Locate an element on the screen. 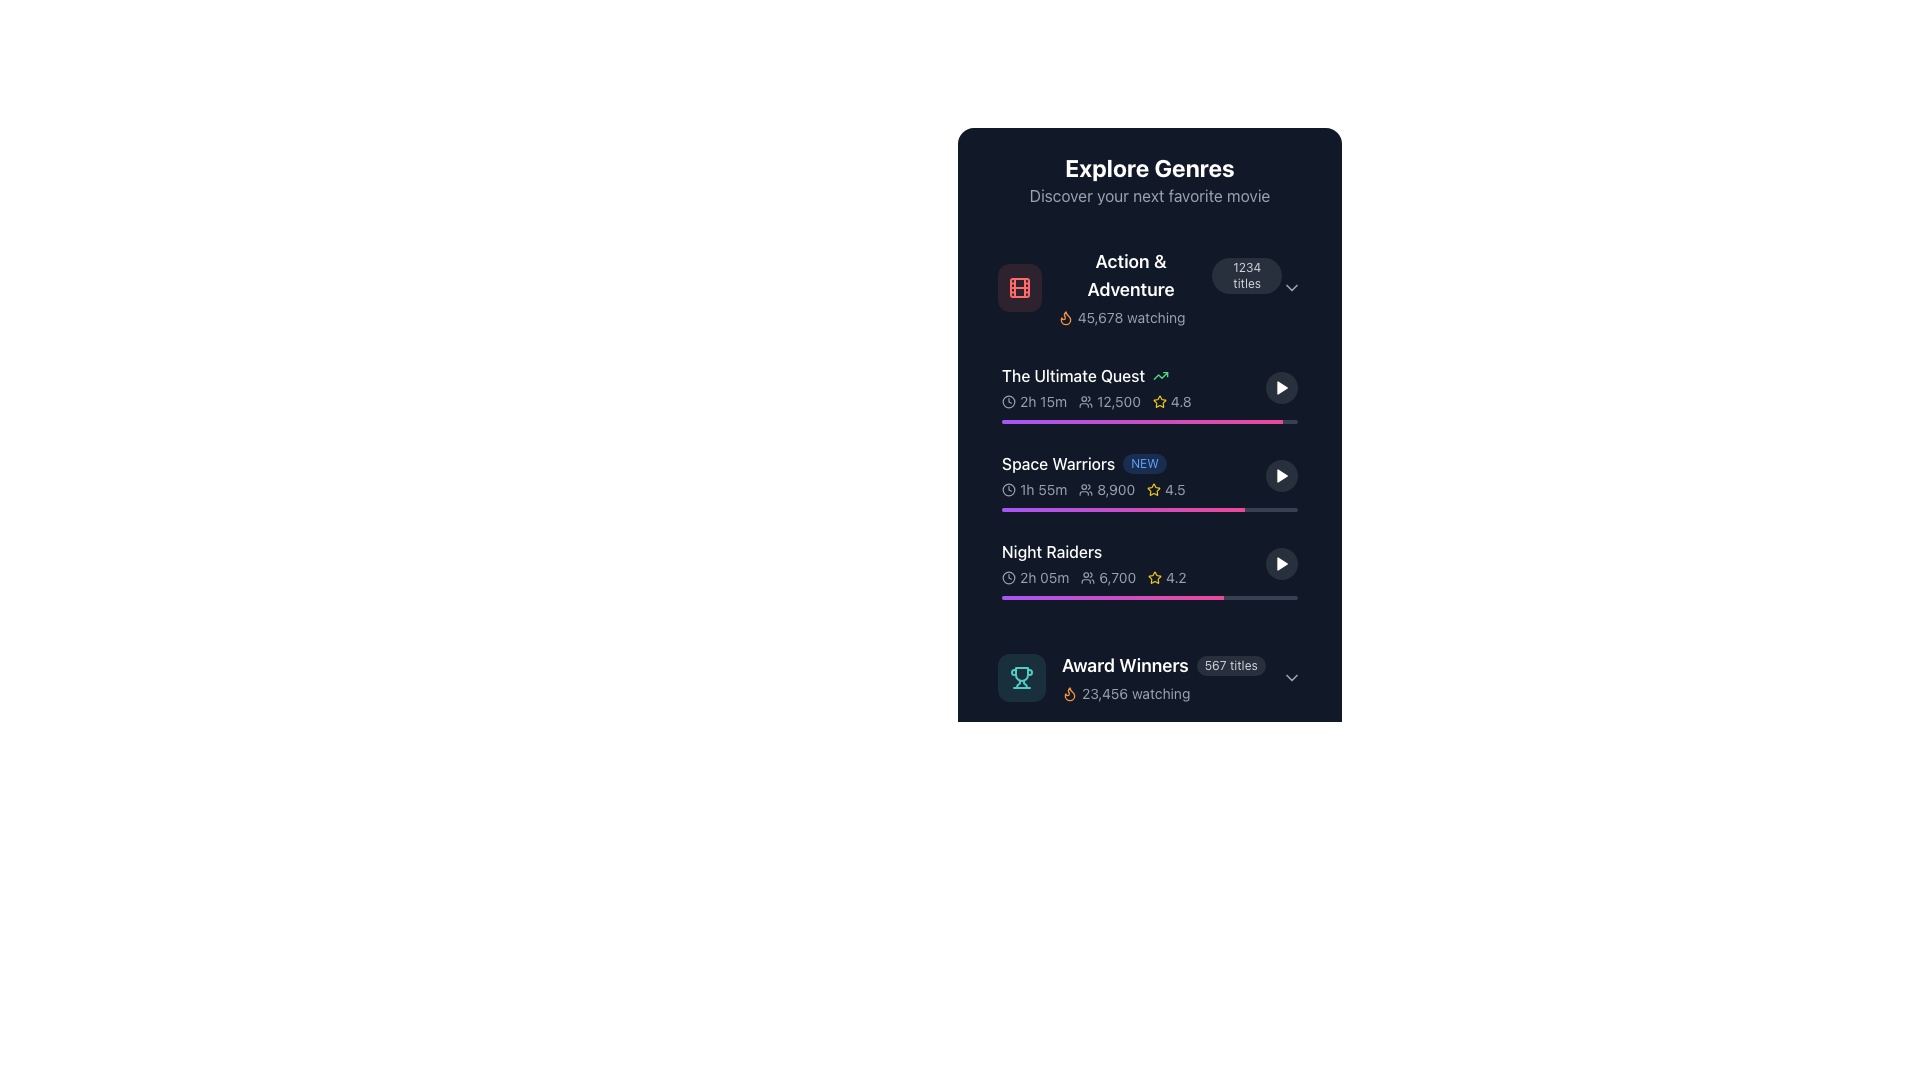 Image resolution: width=1920 pixels, height=1080 pixels. the play button icon located on the right side of the 'Night Raiders' list entry is located at coordinates (1281, 563).